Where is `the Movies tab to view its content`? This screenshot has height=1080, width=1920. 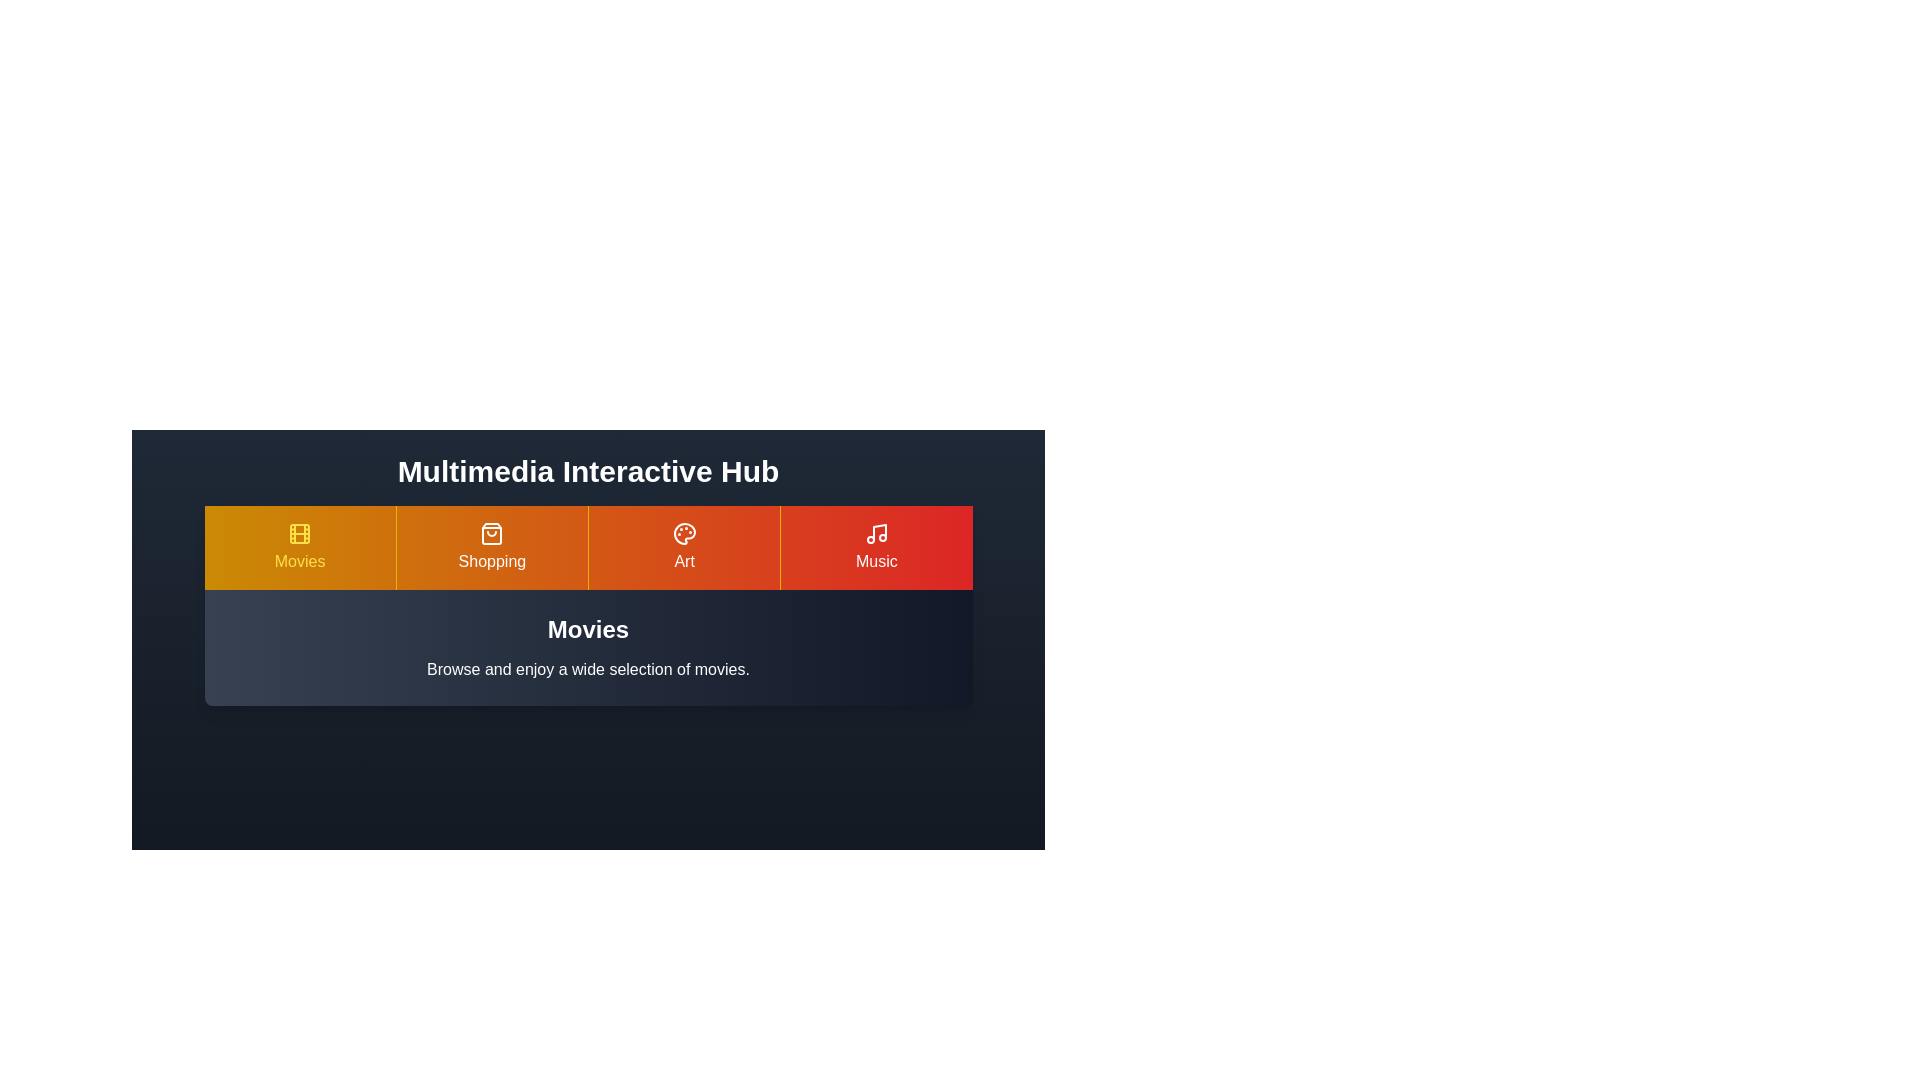
the Movies tab to view its content is located at coordinates (299, 547).